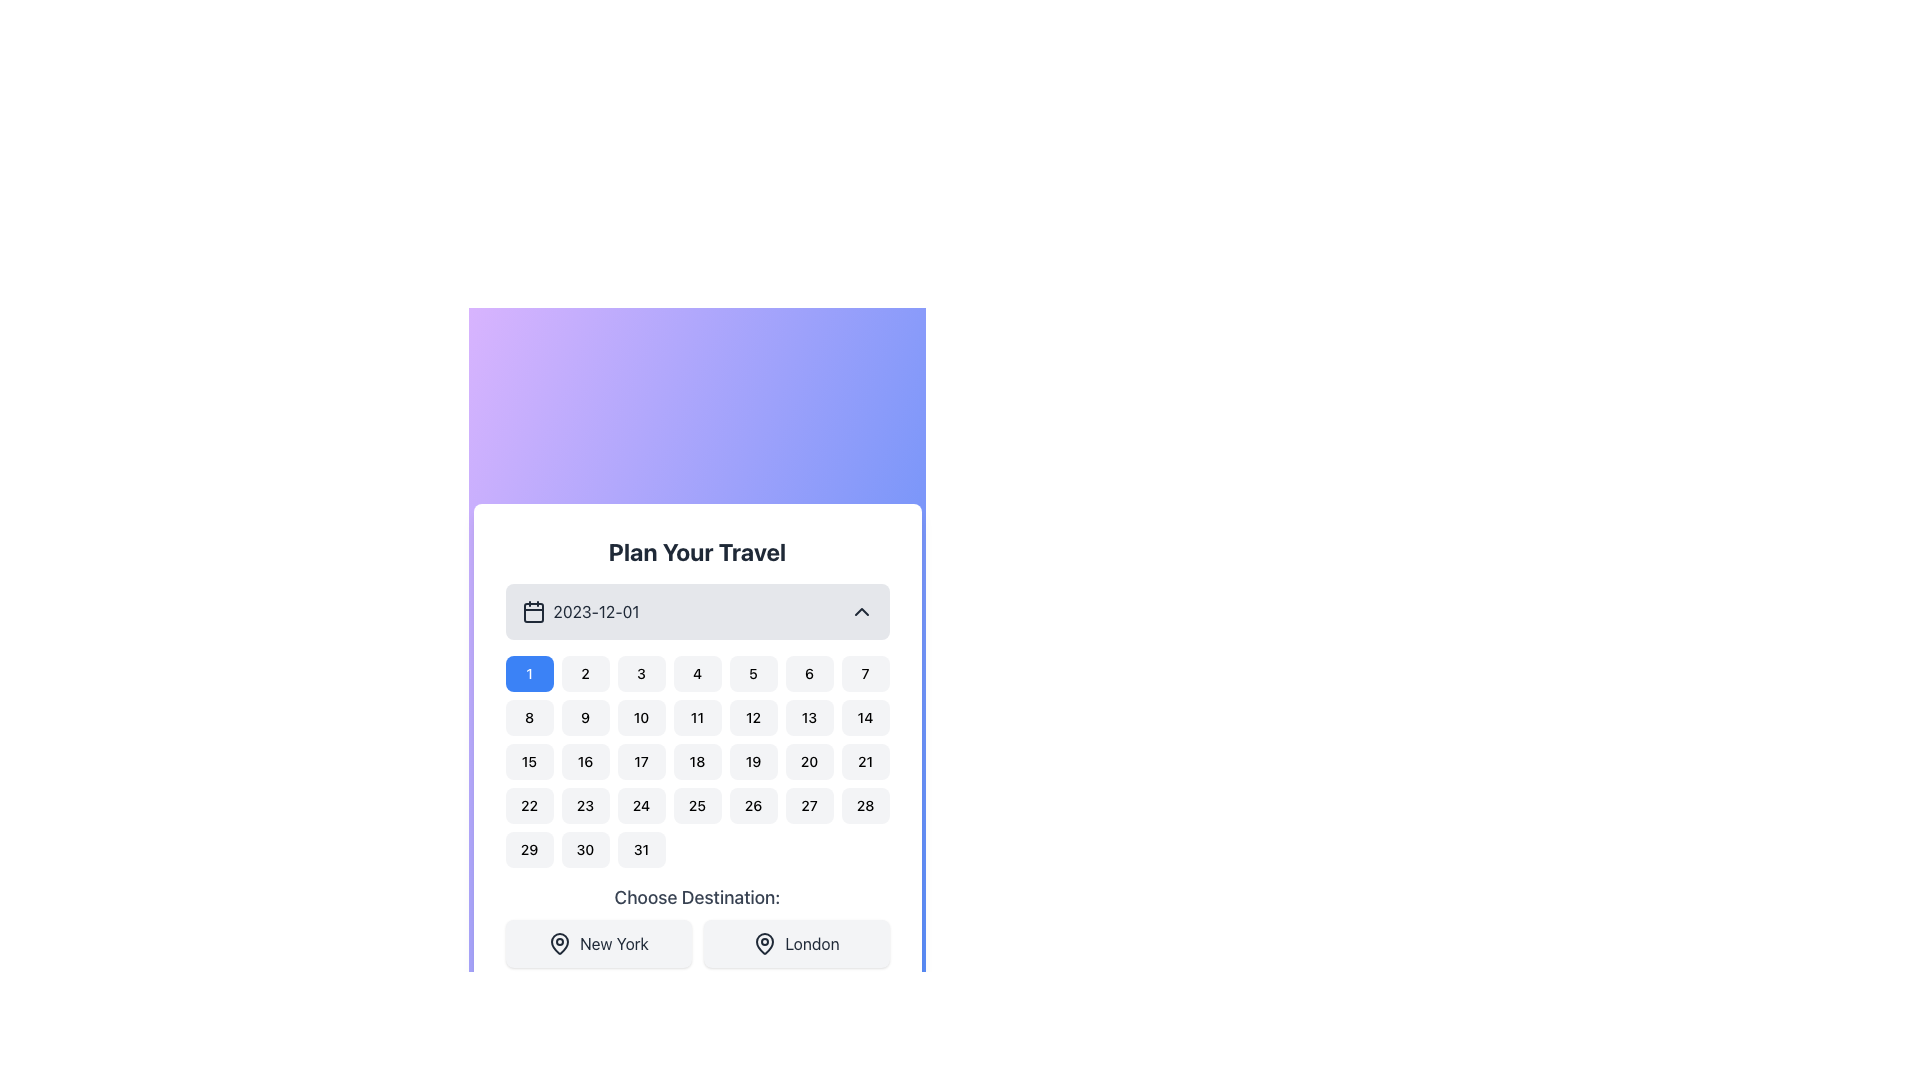 The width and height of the screenshot is (1920, 1080). What do you see at coordinates (529, 716) in the screenshot?
I see `the button labeled '8' in the calendar interface` at bounding box center [529, 716].